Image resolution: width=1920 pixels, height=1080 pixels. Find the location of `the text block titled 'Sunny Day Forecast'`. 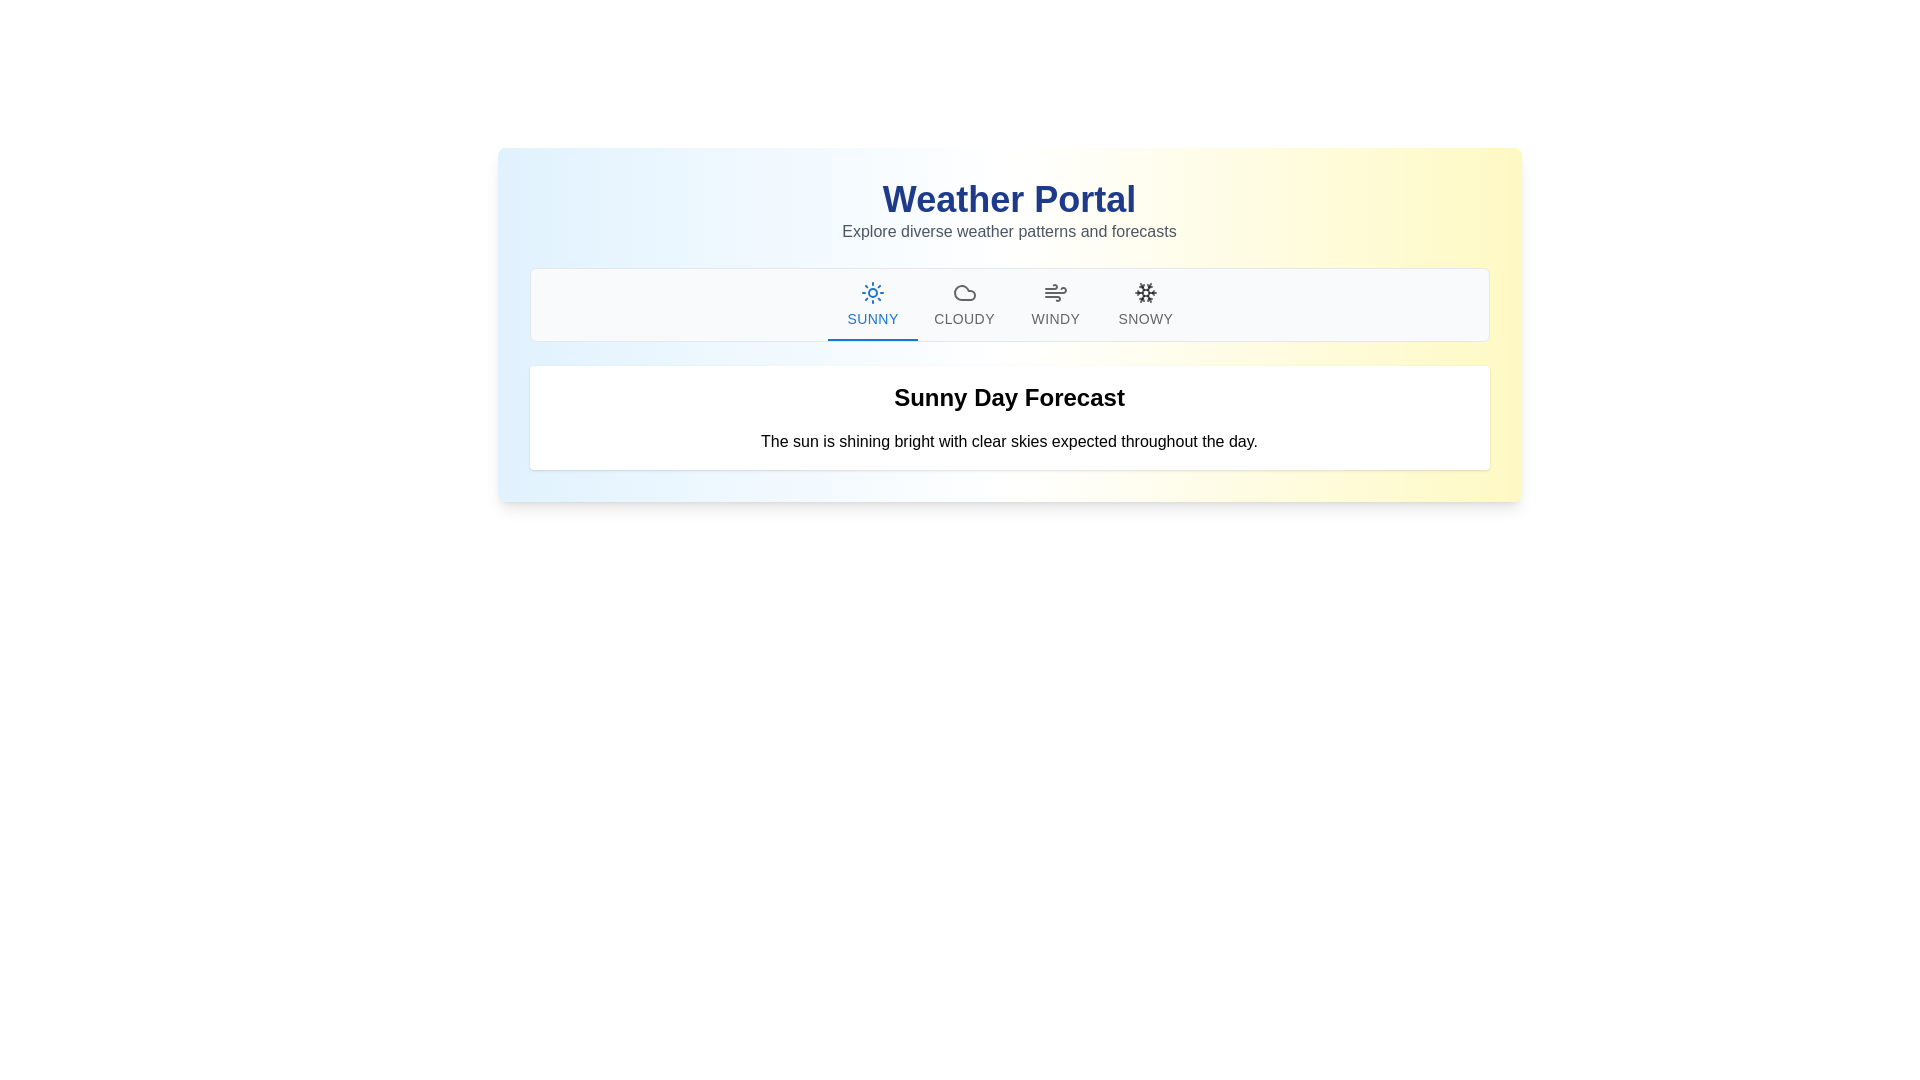

the text block titled 'Sunny Day Forecast' is located at coordinates (1009, 416).